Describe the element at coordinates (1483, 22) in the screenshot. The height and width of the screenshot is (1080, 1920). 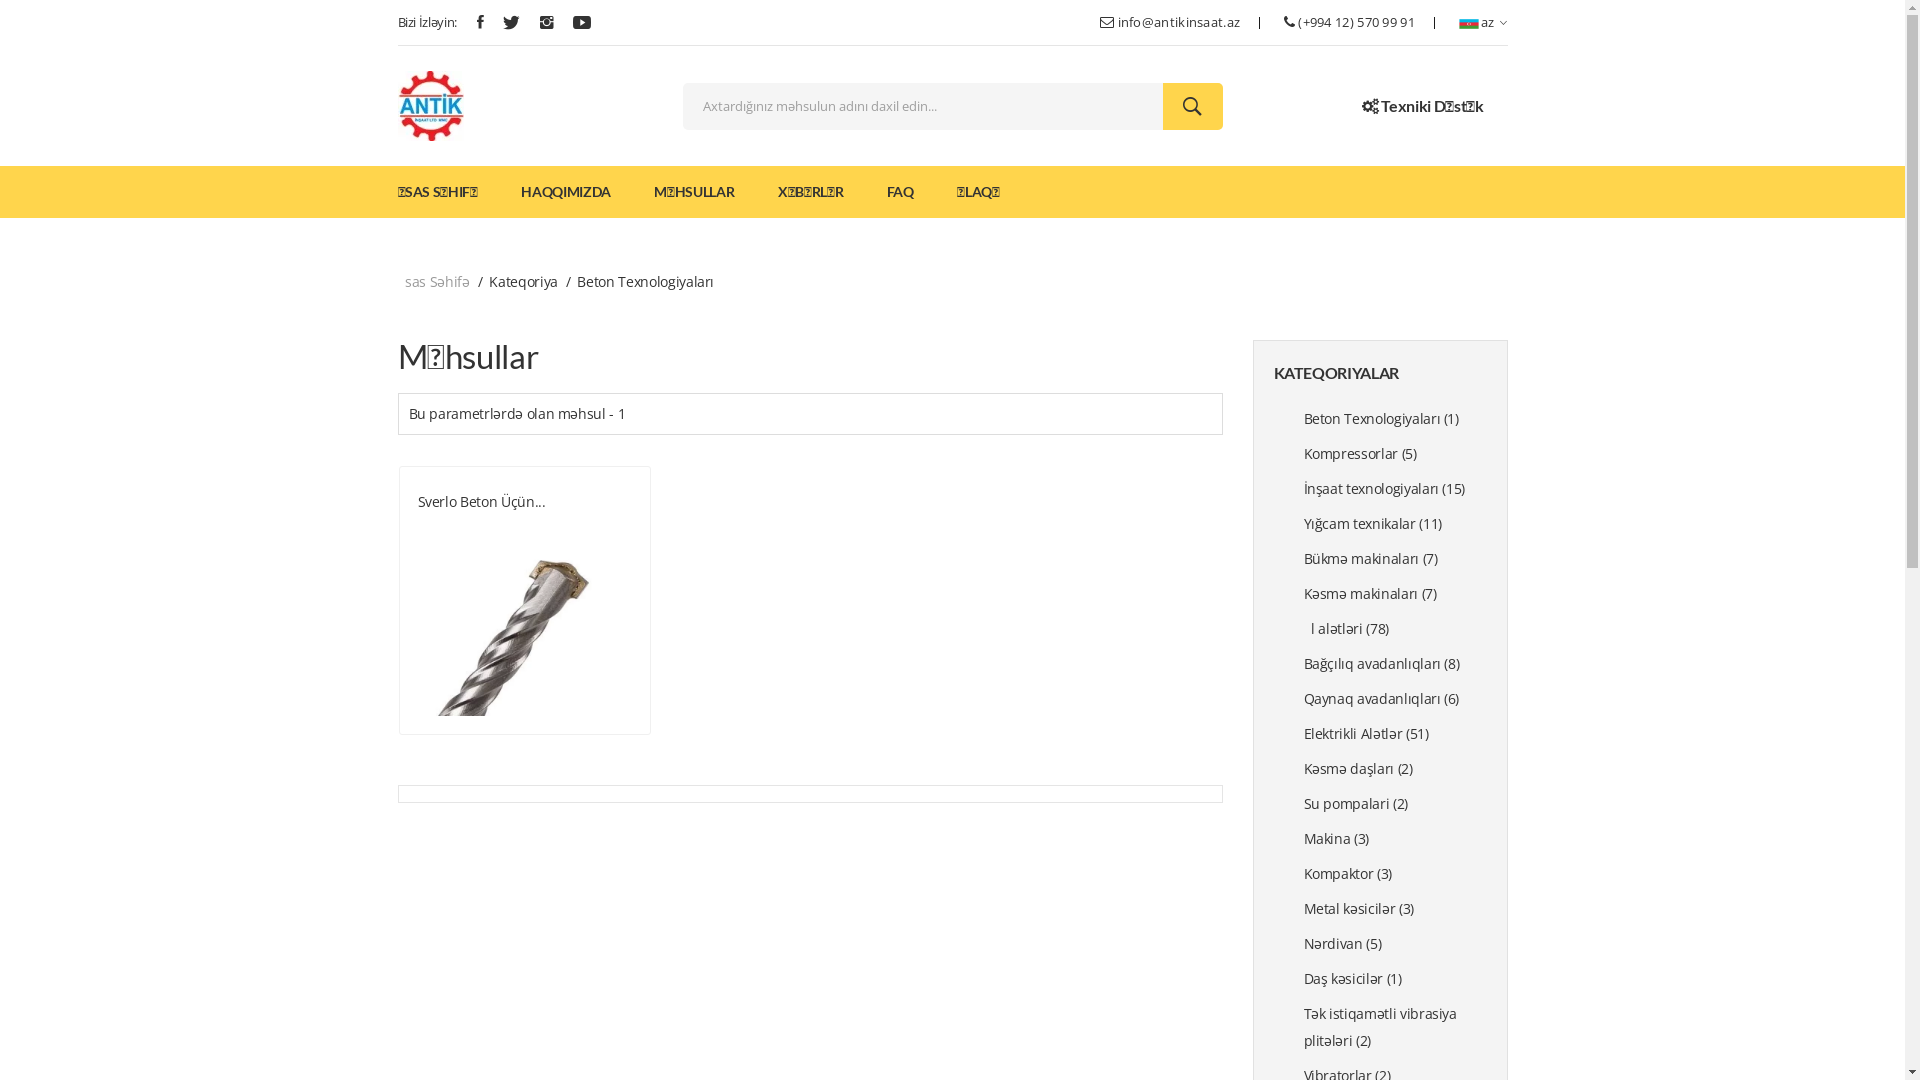
I see `'az'` at that location.